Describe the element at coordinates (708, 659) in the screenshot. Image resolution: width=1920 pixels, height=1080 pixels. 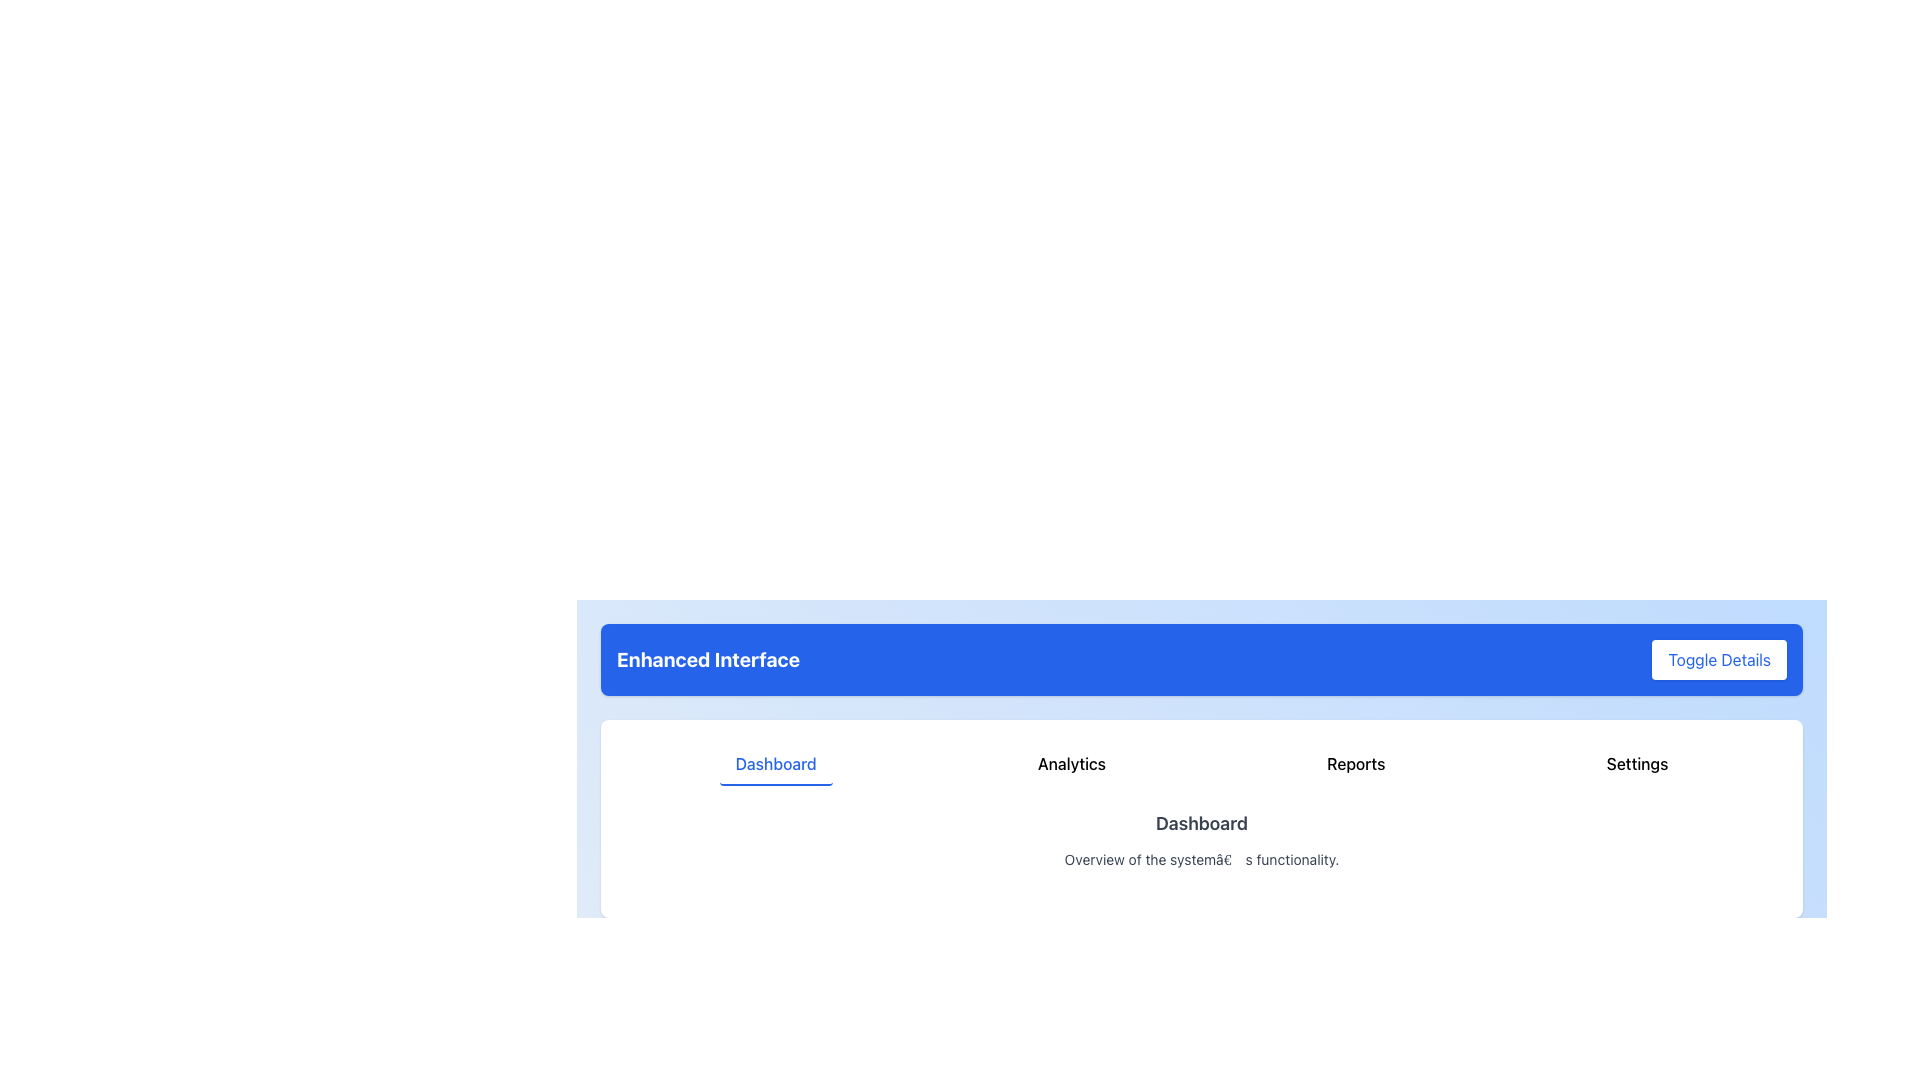
I see `the Text Label displaying 'Enhanced Interface' in bold white font on a blue background` at that location.